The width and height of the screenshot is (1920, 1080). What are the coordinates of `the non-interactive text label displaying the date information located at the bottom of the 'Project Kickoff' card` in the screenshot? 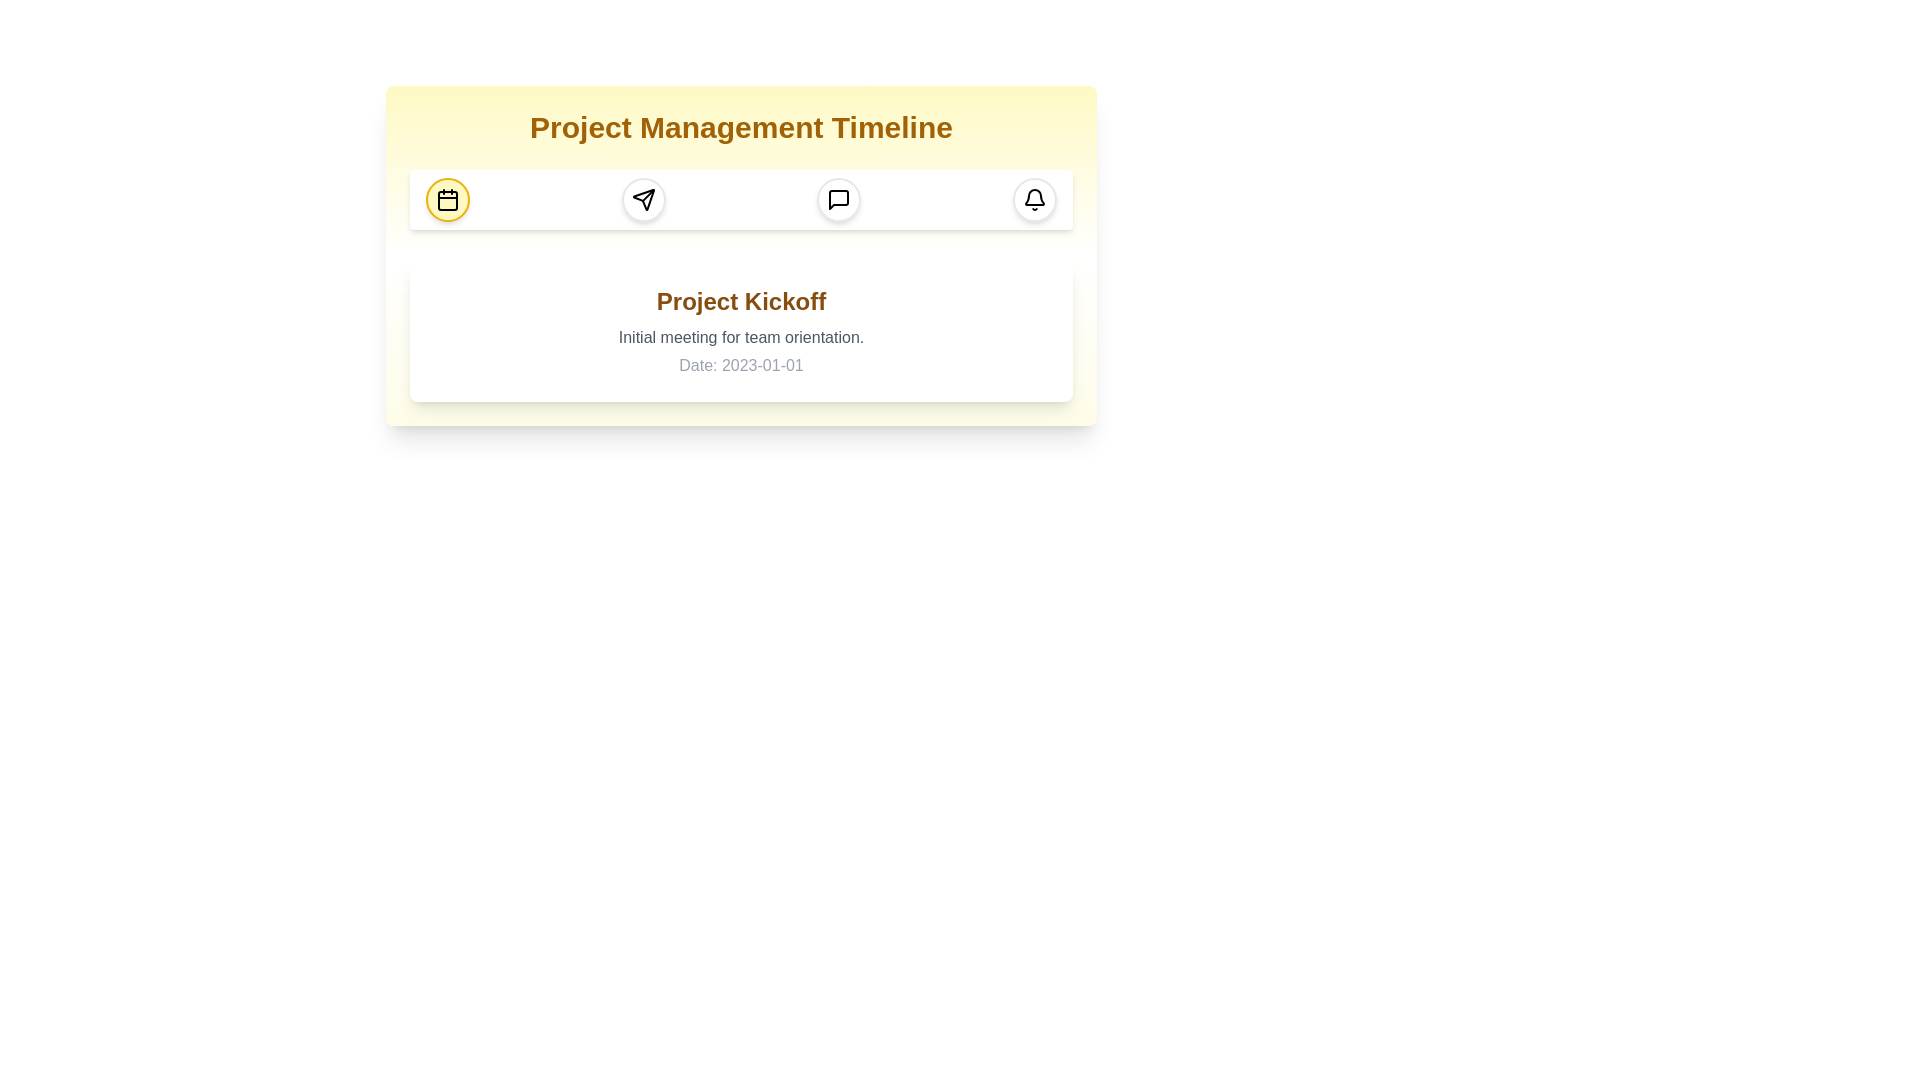 It's located at (740, 366).